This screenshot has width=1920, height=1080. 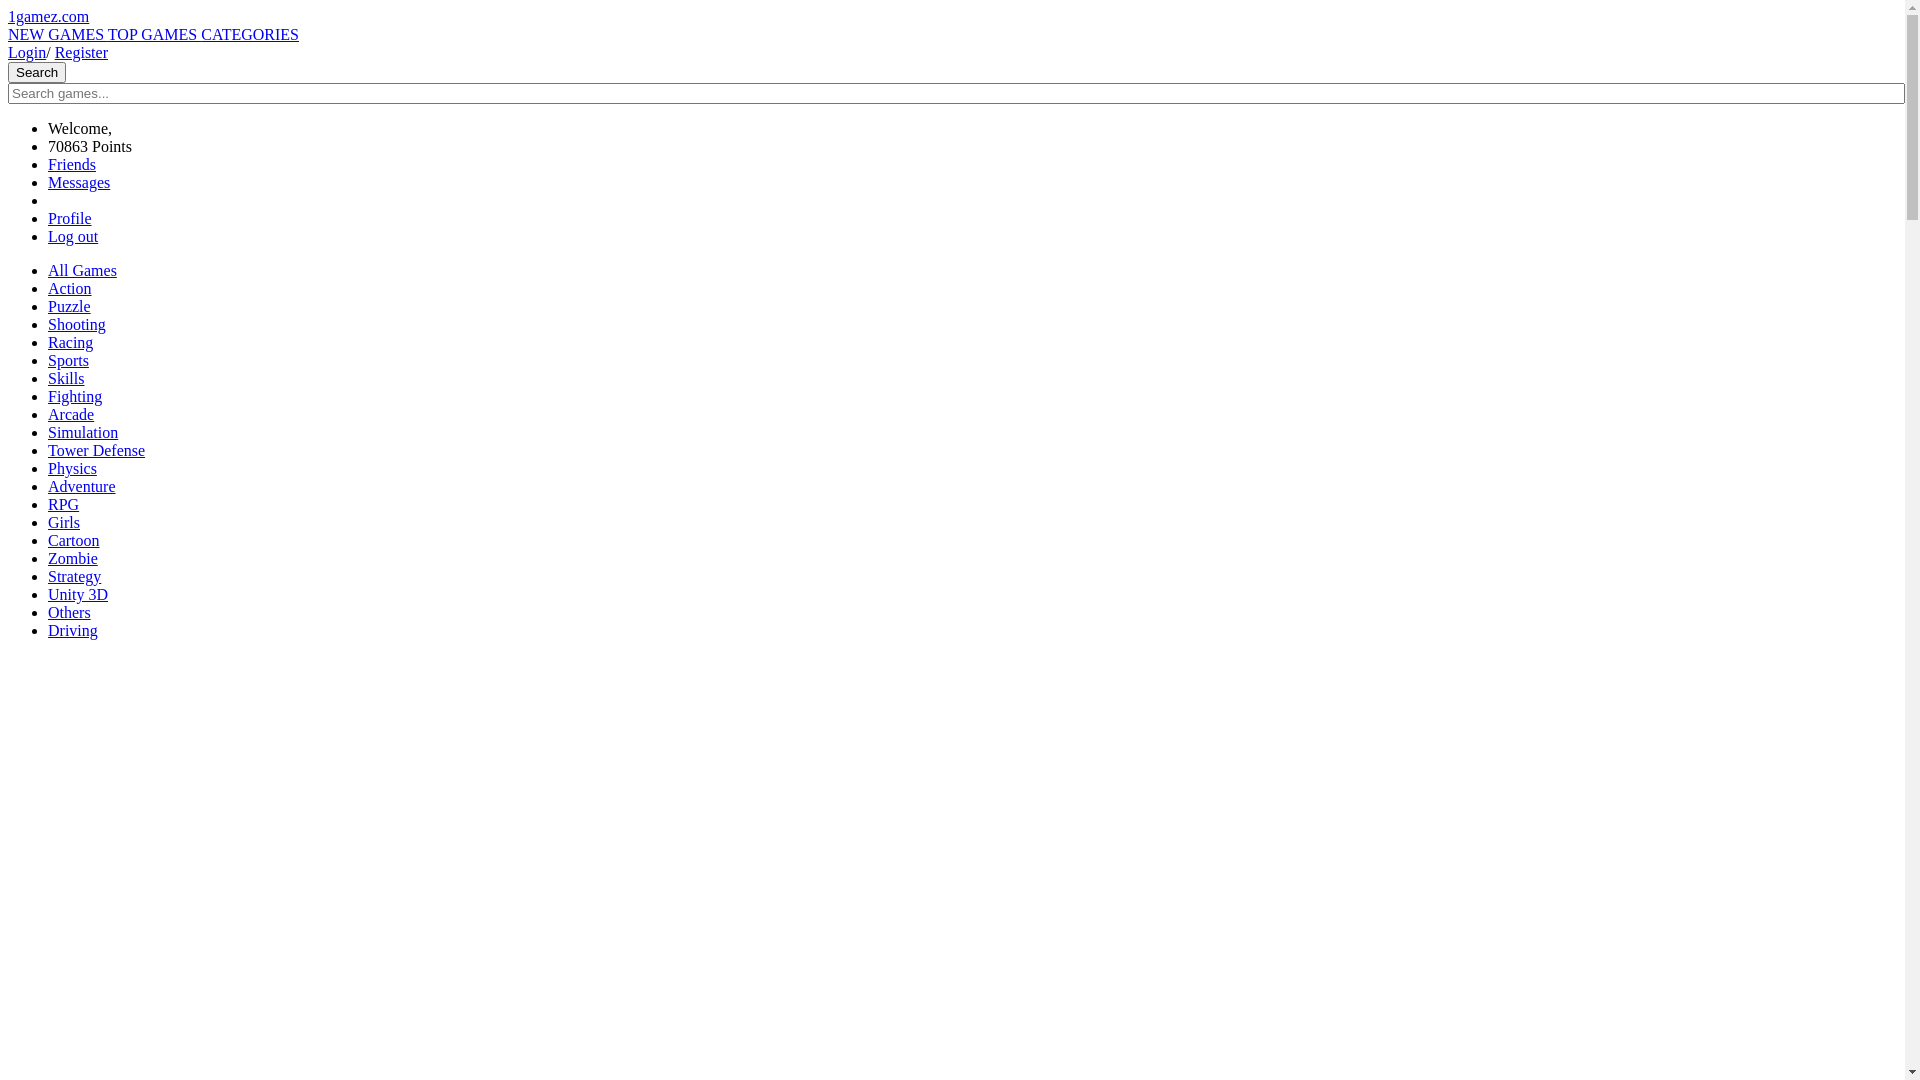 I want to click on 'Fighting', so click(x=75, y=396).